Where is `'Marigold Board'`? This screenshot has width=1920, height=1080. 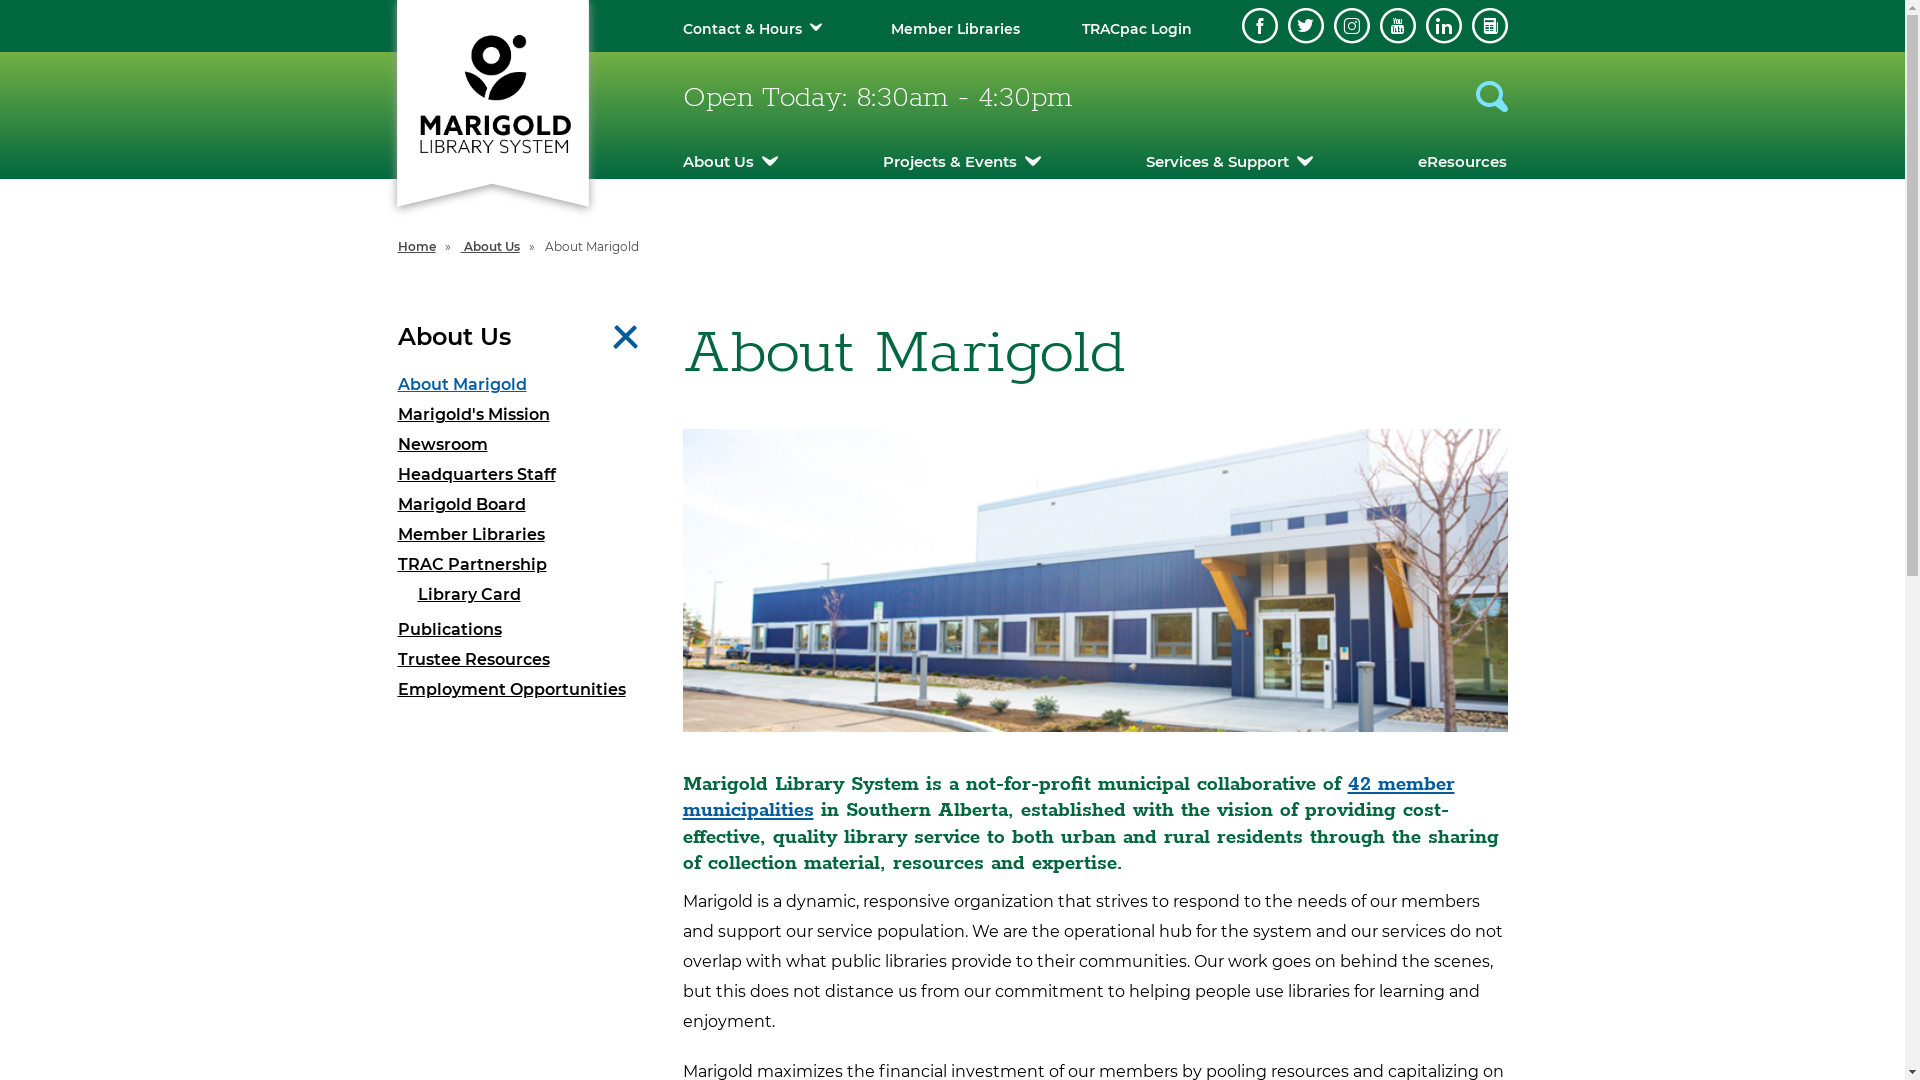 'Marigold Board' is located at coordinates (525, 504).